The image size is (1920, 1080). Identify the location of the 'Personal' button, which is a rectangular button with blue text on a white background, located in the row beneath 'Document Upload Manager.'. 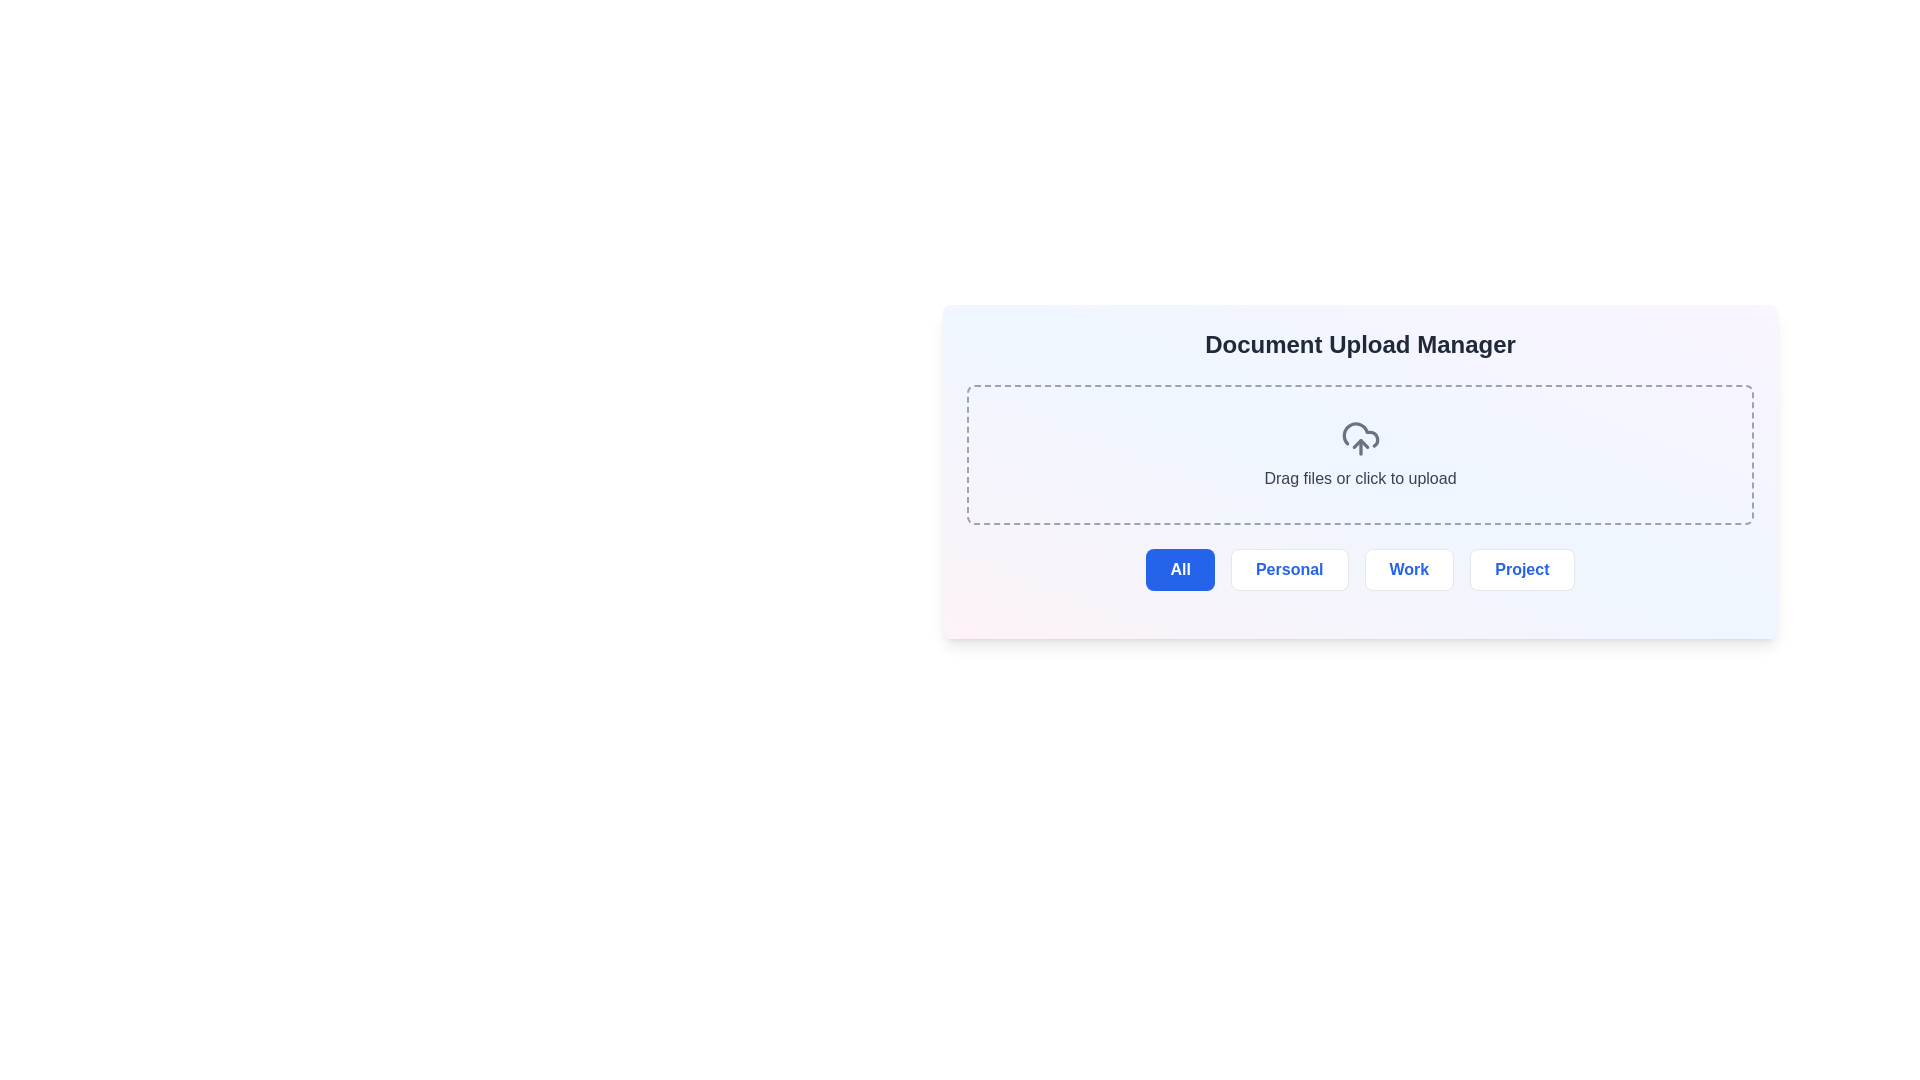
(1289, 570).